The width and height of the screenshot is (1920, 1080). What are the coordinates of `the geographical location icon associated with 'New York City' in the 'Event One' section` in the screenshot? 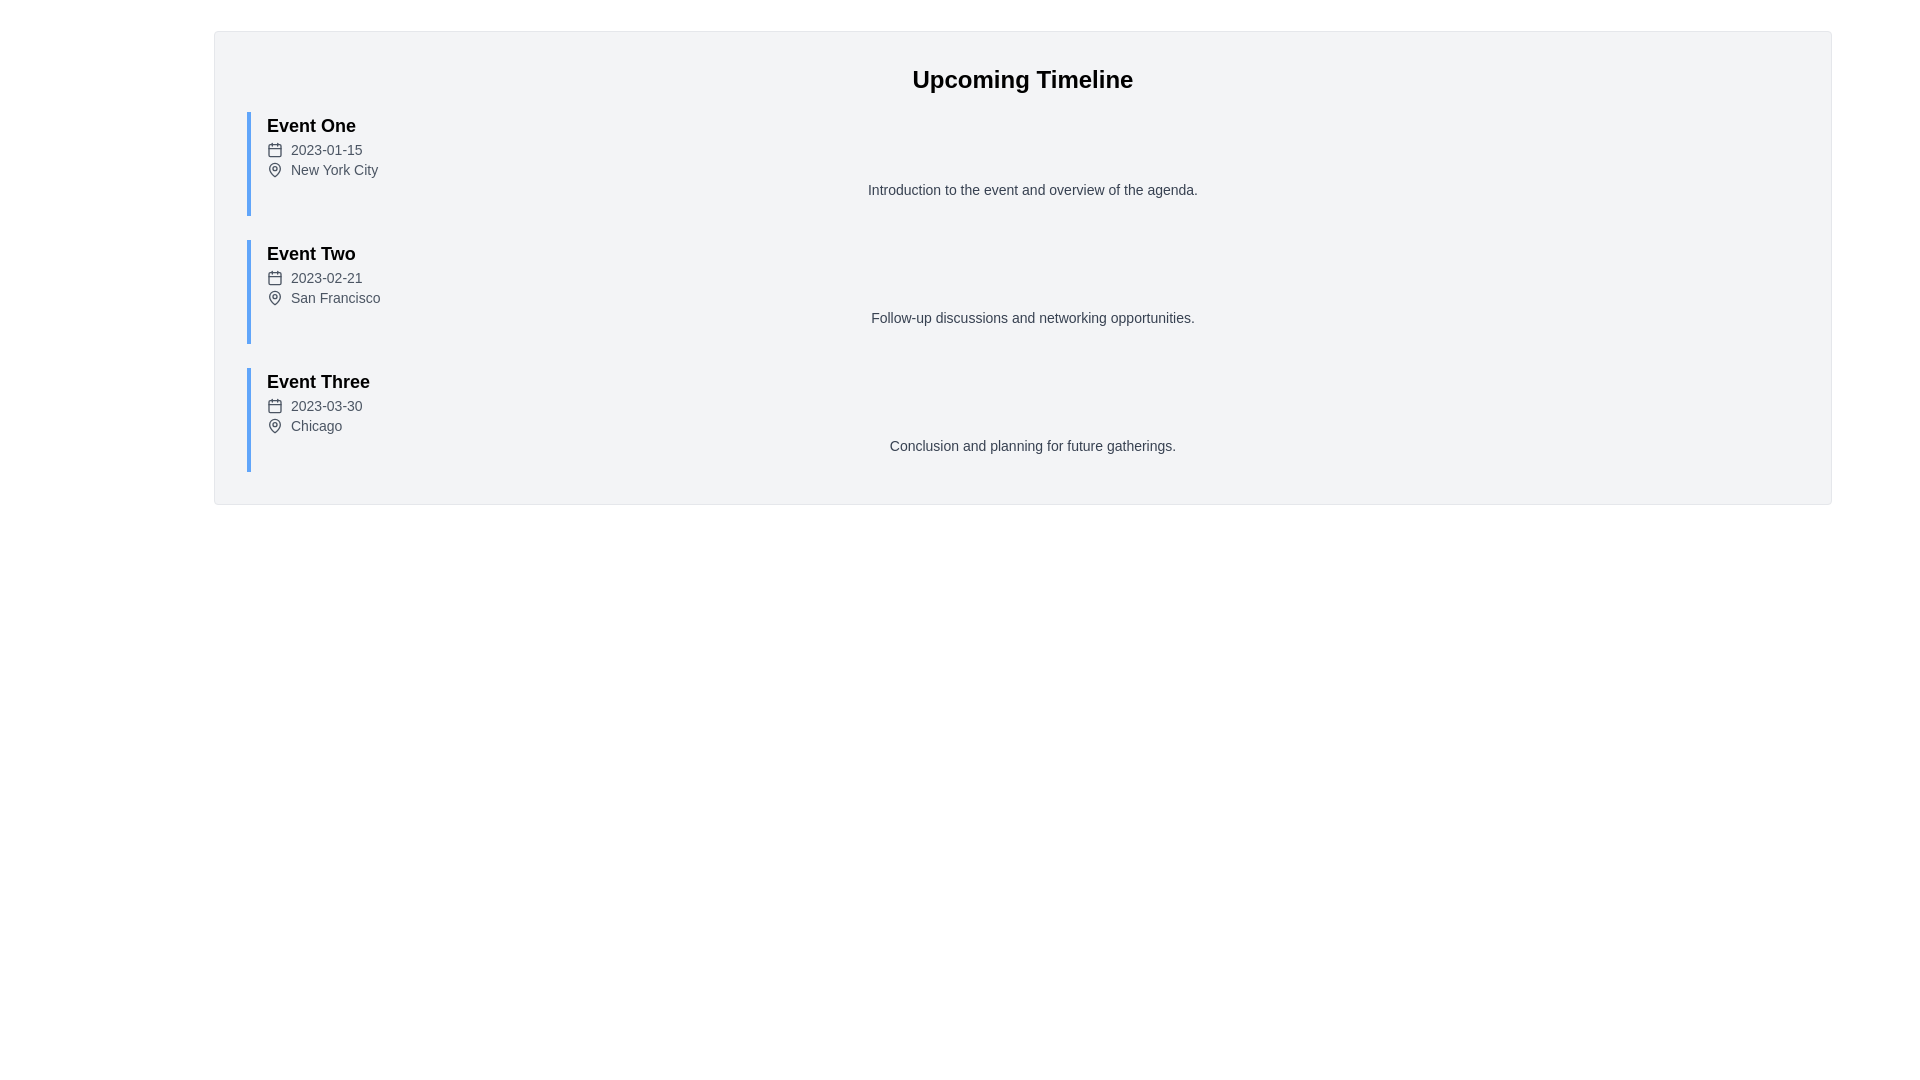 It's located at (273, 168).